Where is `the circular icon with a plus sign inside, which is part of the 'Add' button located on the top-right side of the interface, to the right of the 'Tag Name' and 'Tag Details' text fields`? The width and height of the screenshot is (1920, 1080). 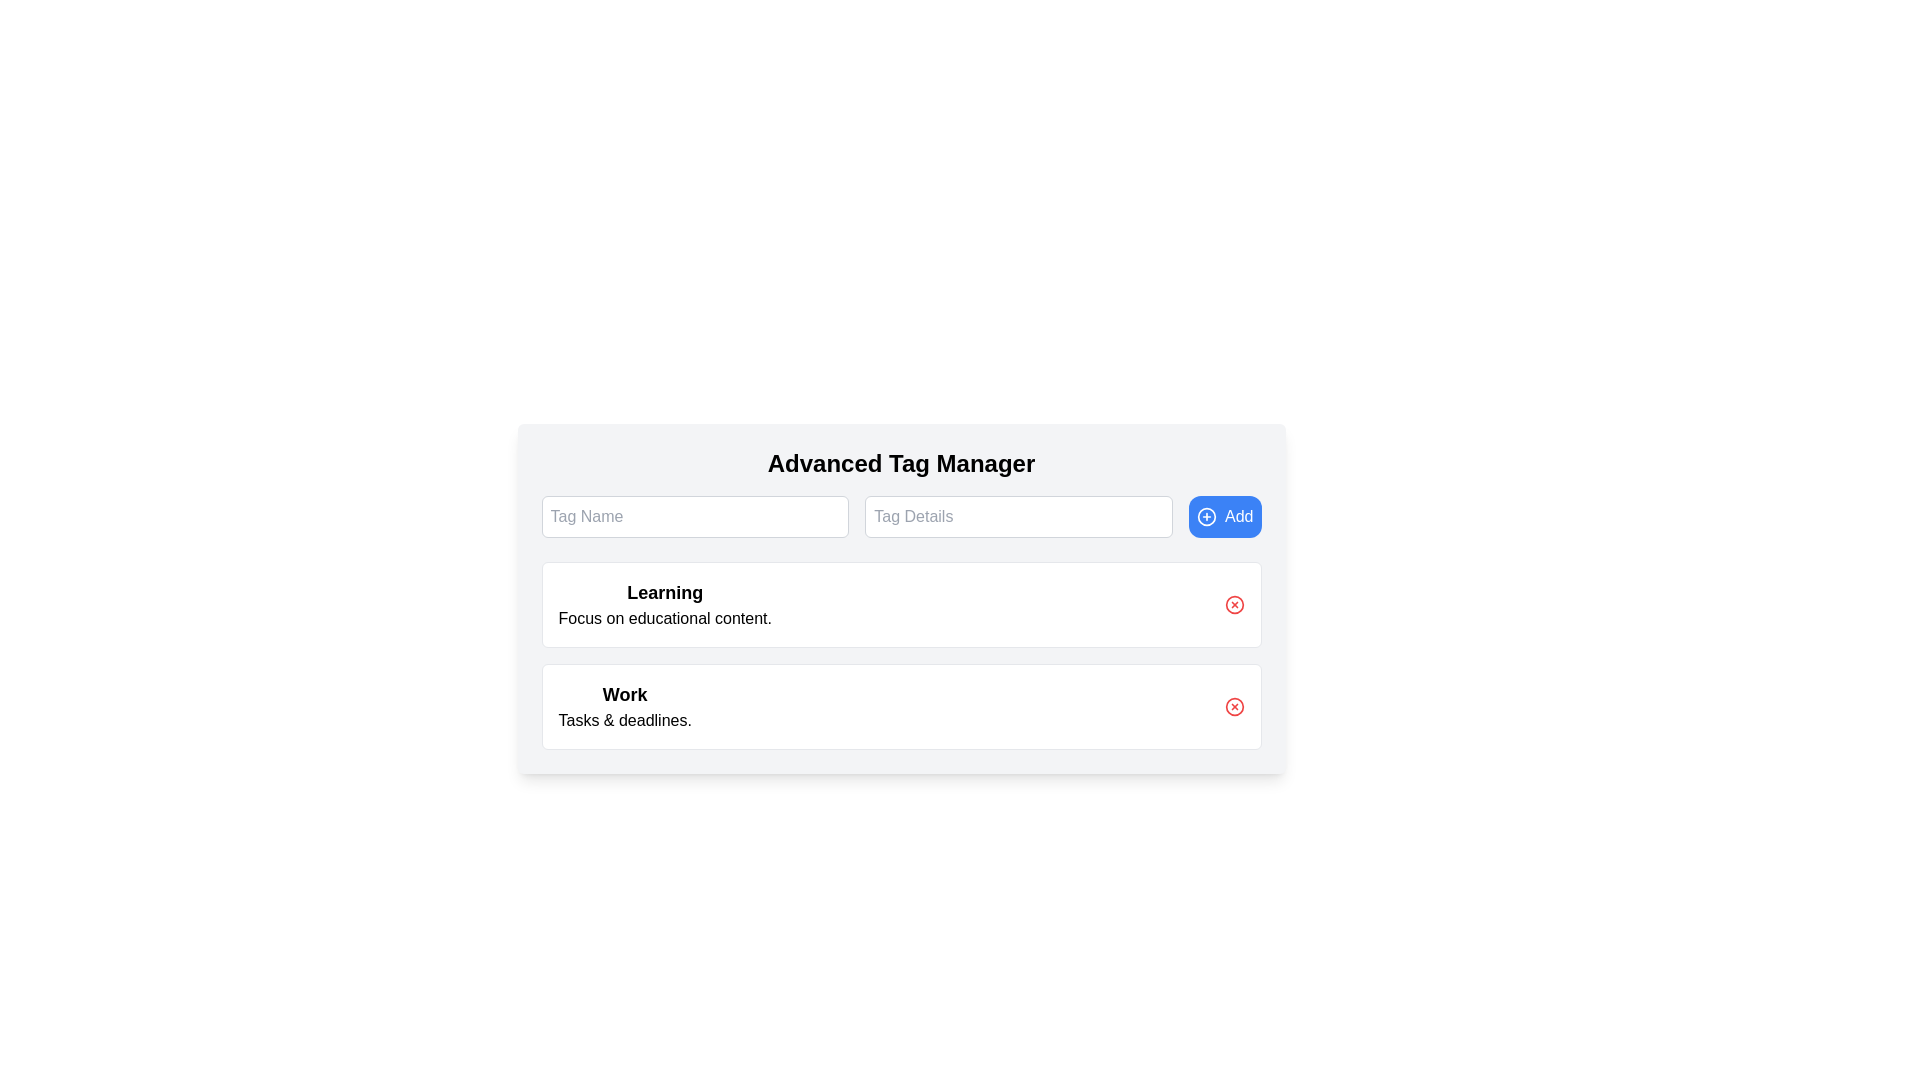
the circular icon with a plus sign inside, which is part of the 'Add' button located on the top-right side of the interface, to the right of the 'Tag Name' and 'Tag Details' text fields is located at coordinates (1206, 515).